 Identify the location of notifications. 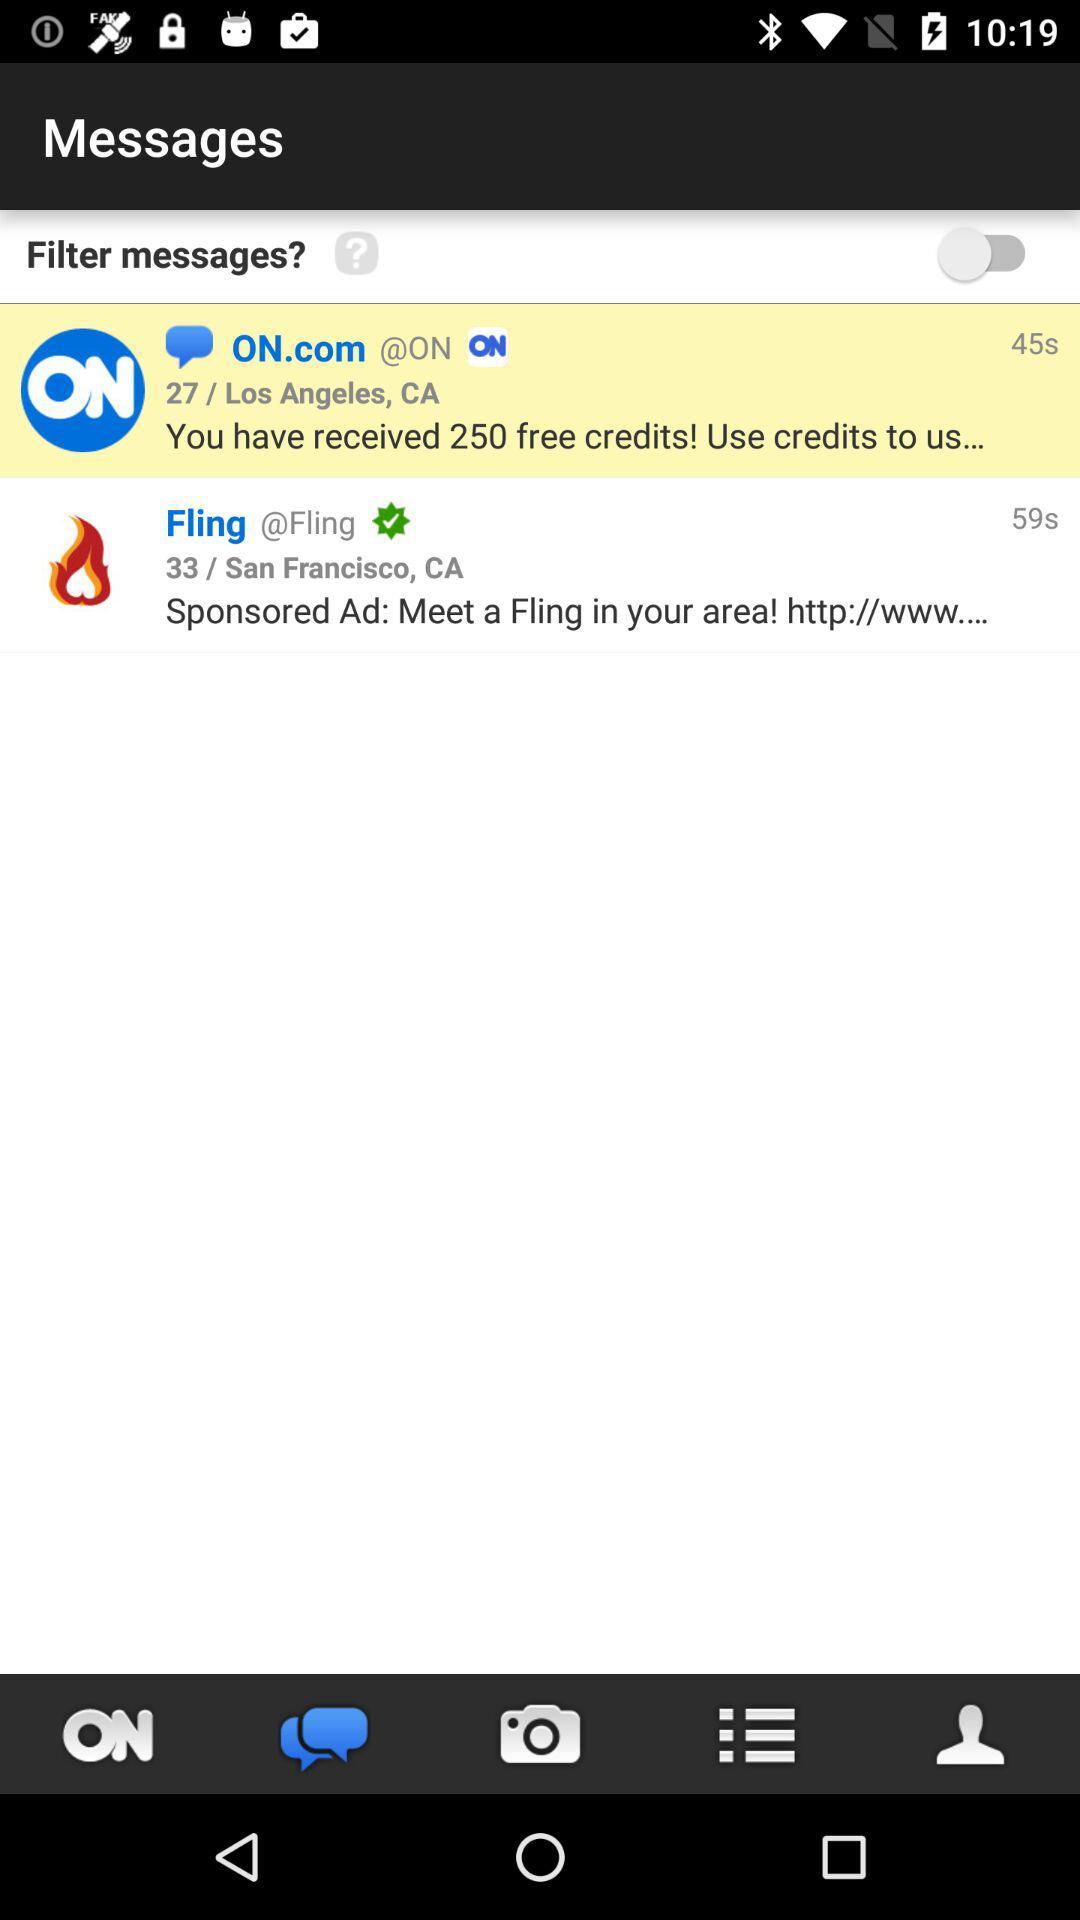
(108, 1733).